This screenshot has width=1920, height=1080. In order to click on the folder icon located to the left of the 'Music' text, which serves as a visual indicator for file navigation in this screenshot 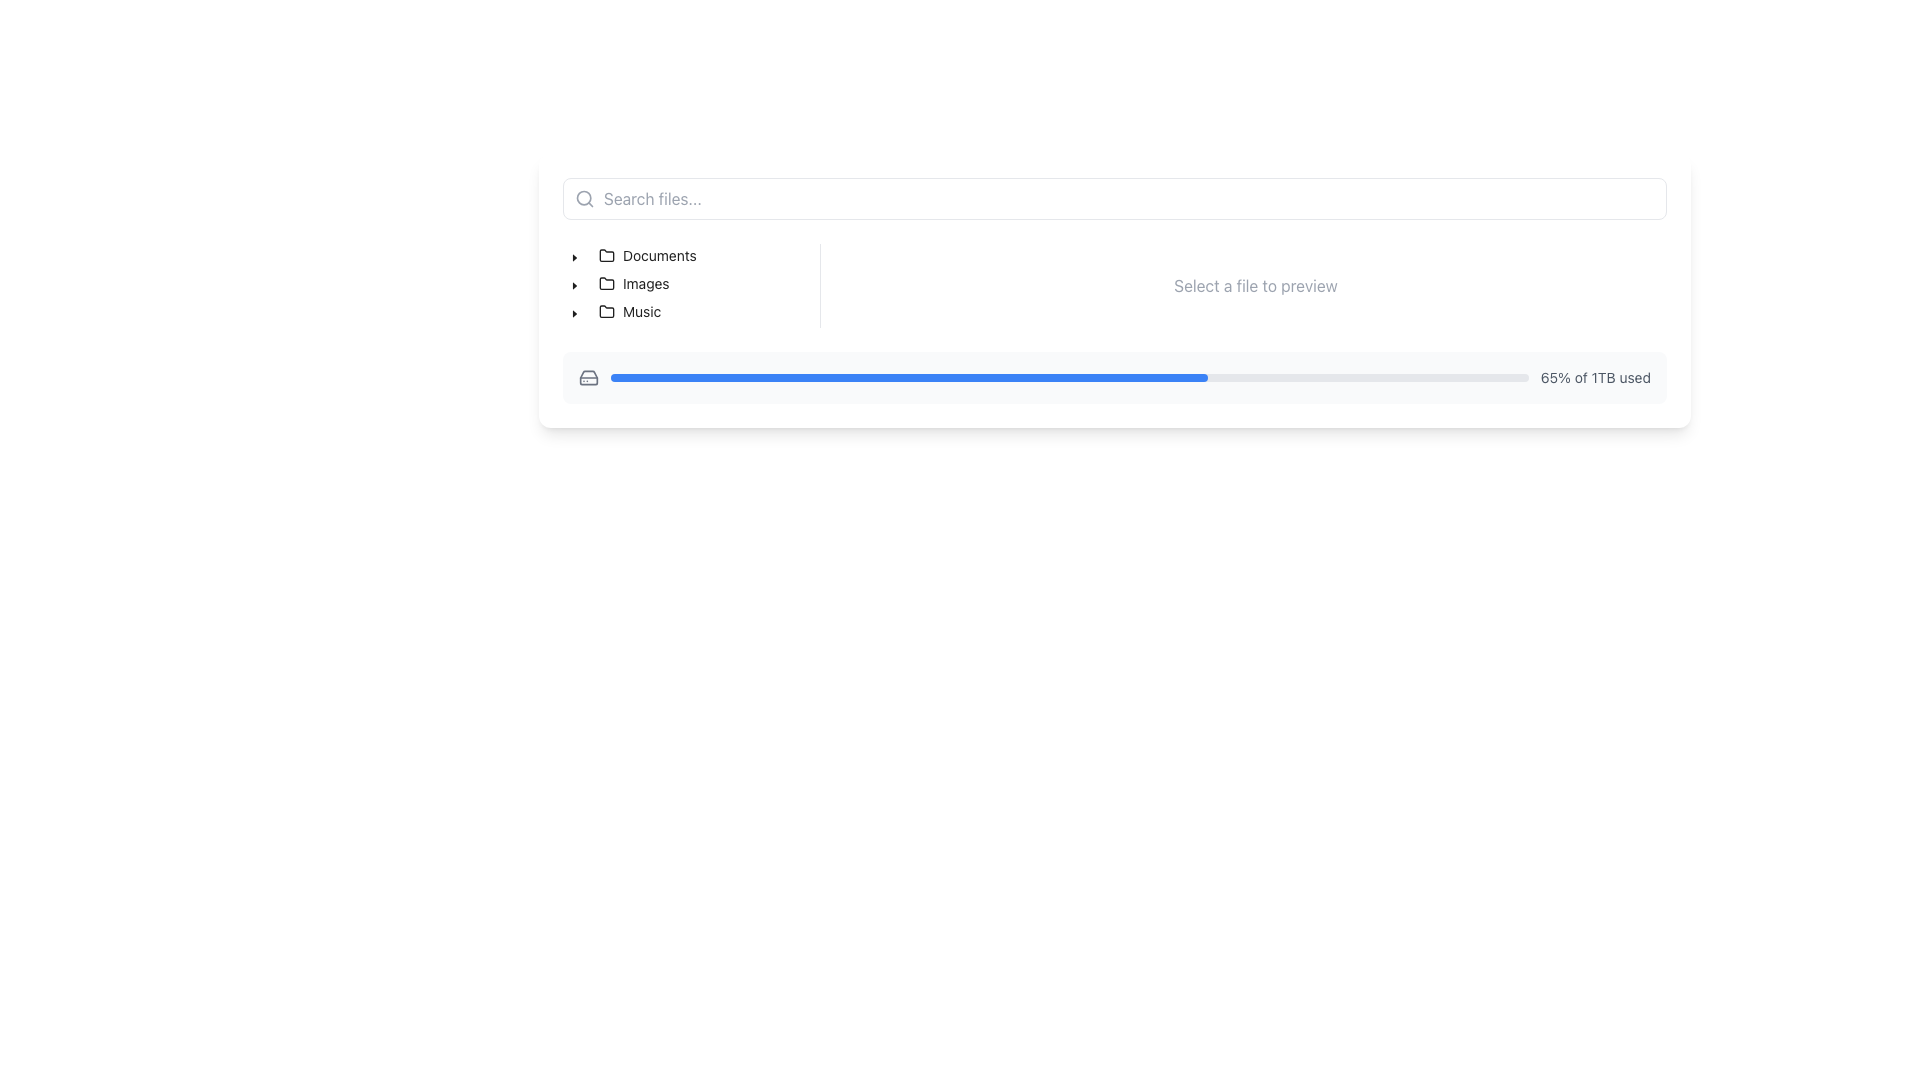, I will do `click(605, 312)`.